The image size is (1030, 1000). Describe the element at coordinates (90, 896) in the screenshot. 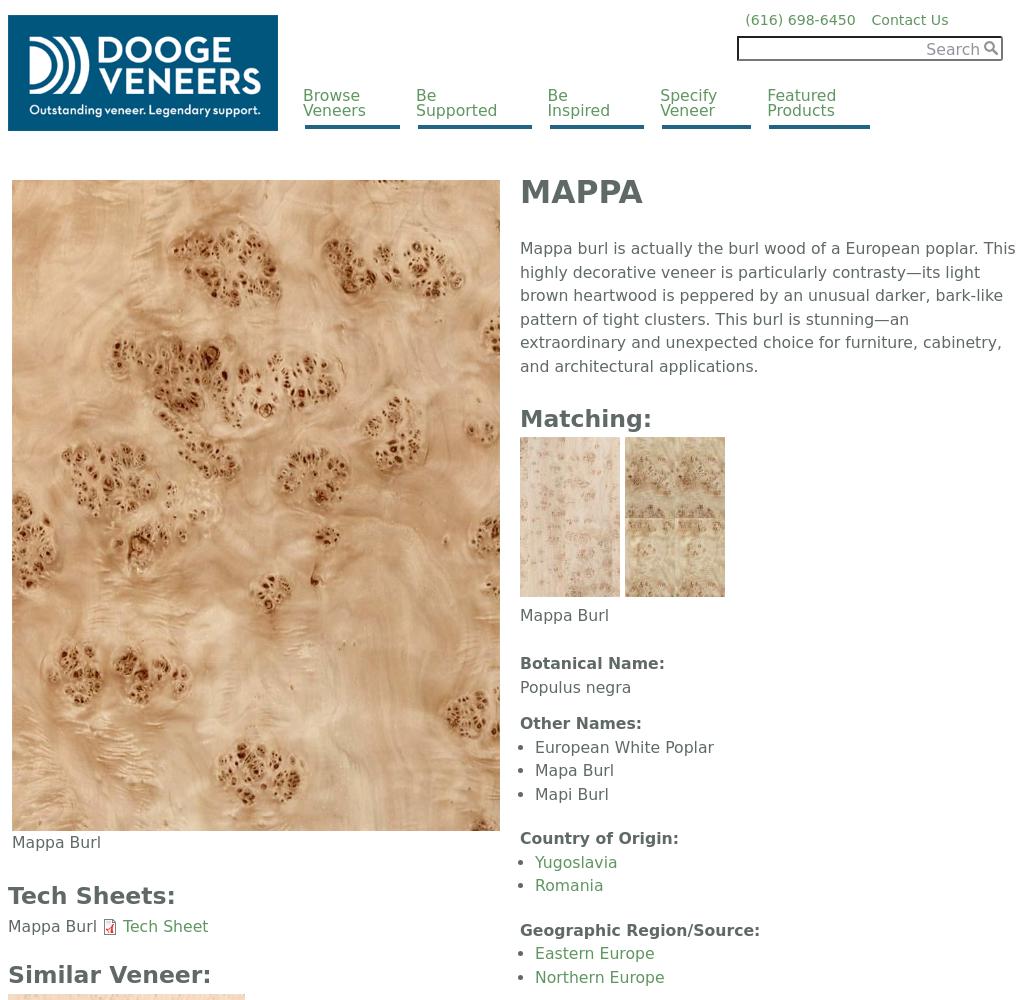

I see `'Tech Sheets:'` at that location.